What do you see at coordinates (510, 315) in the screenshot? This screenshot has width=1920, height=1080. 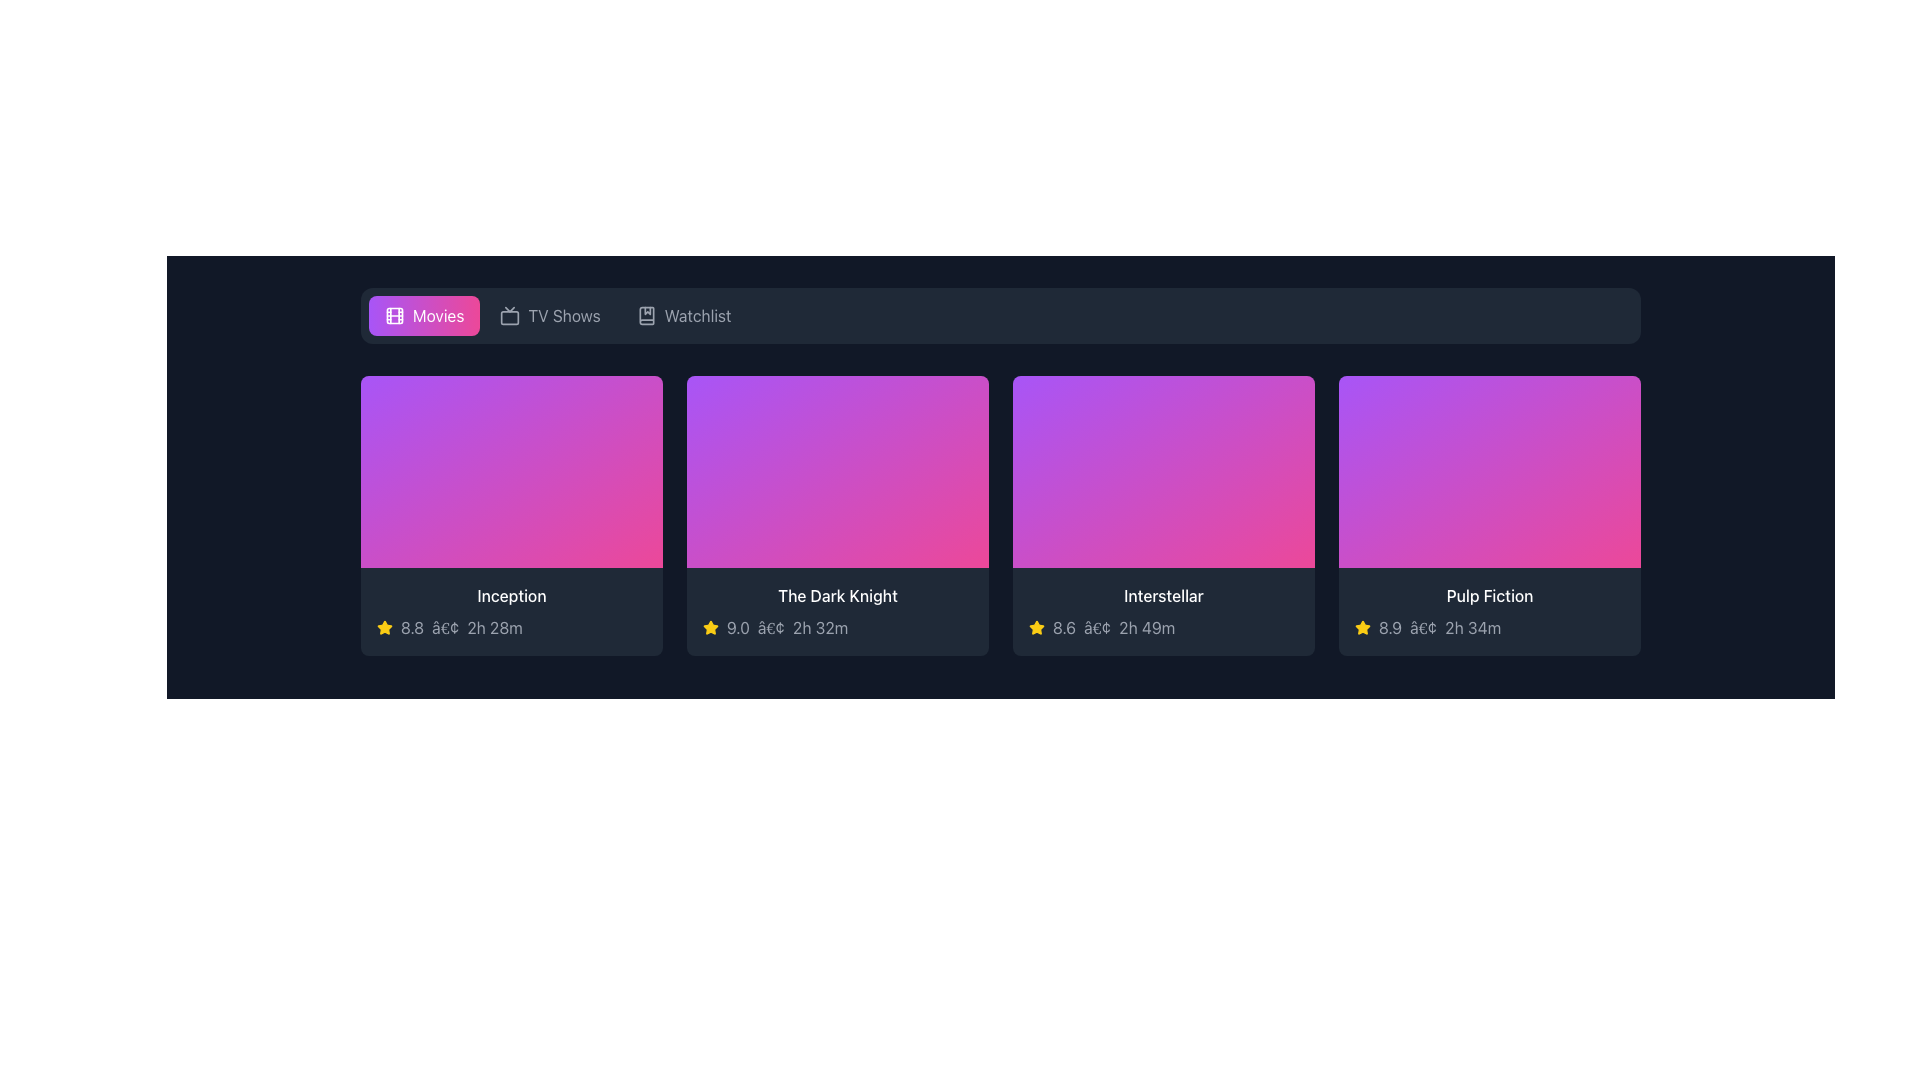 I see `the 'TV Shows' icon located at the top of the interface, second position from the left in the navigation menu` at bounding box center [510, 315].